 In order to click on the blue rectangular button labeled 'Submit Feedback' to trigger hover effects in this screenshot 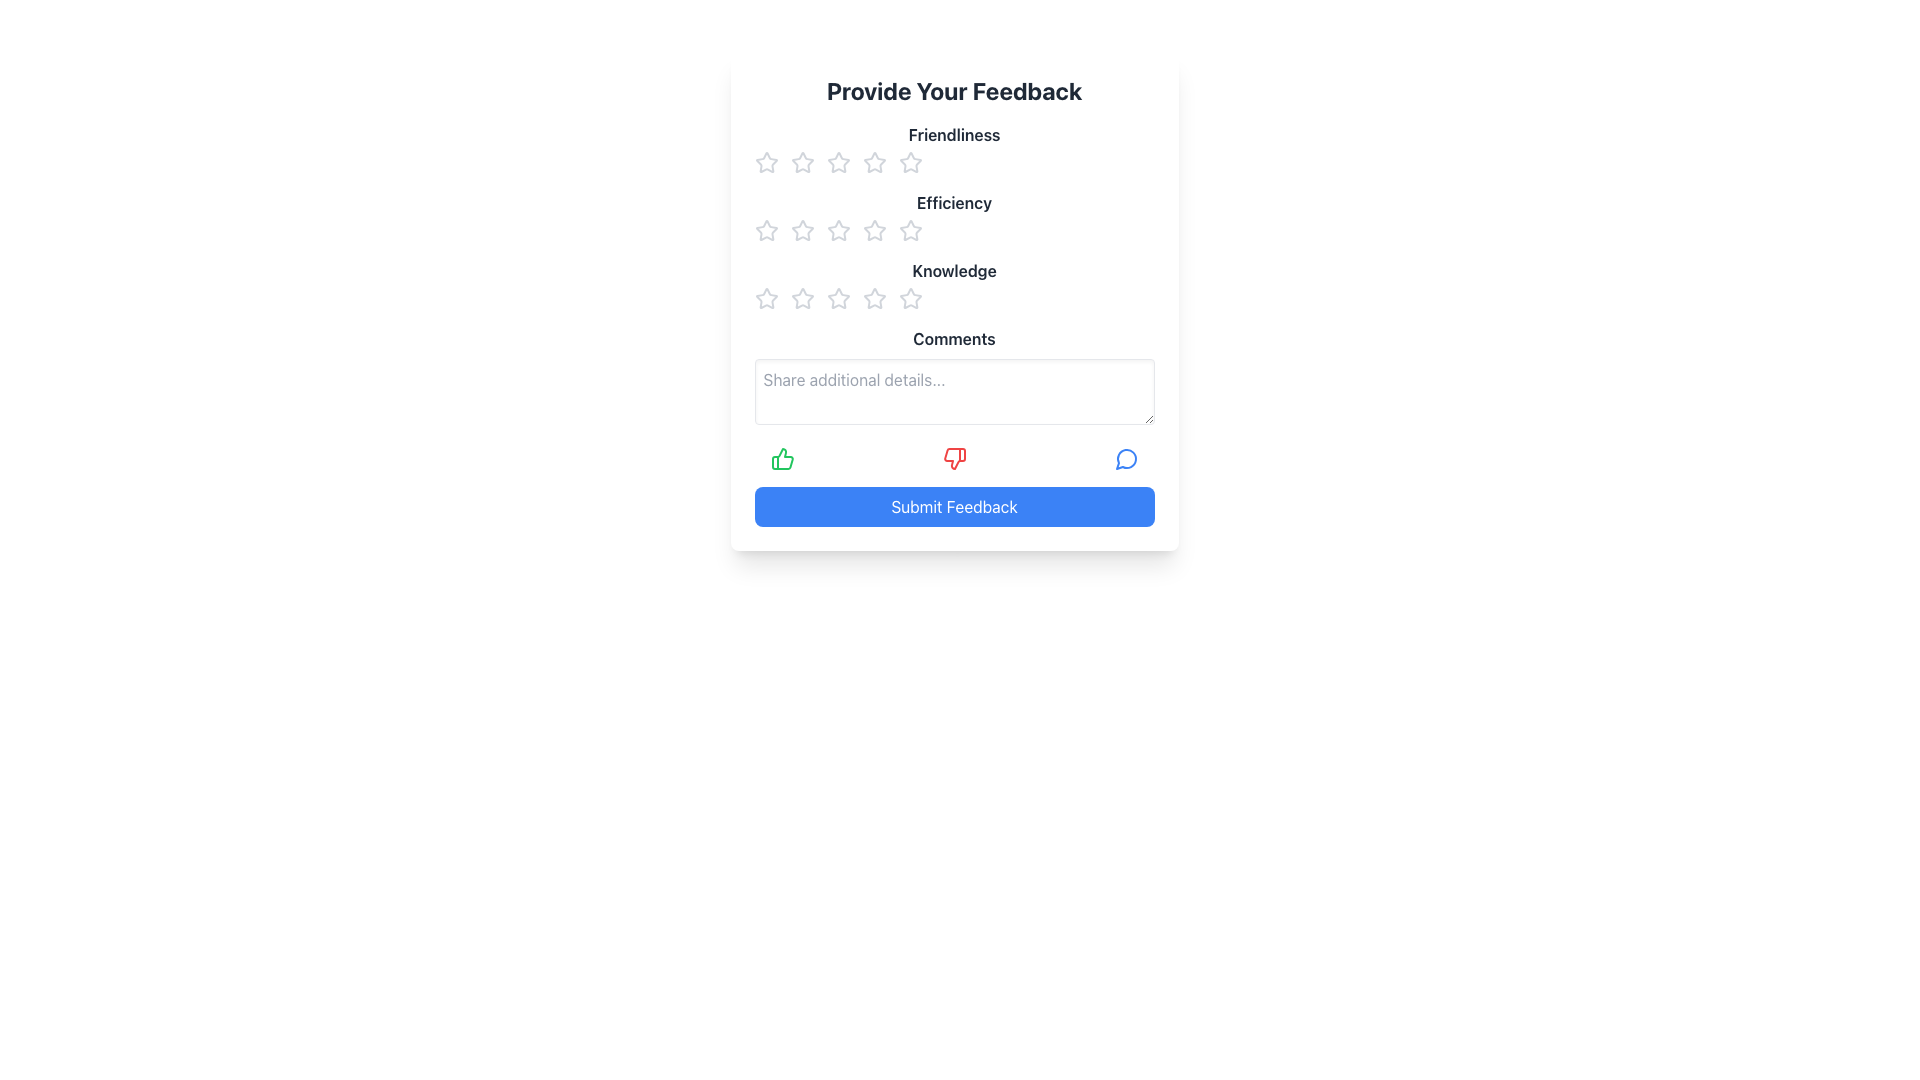, I will do `click(953, 505)`.